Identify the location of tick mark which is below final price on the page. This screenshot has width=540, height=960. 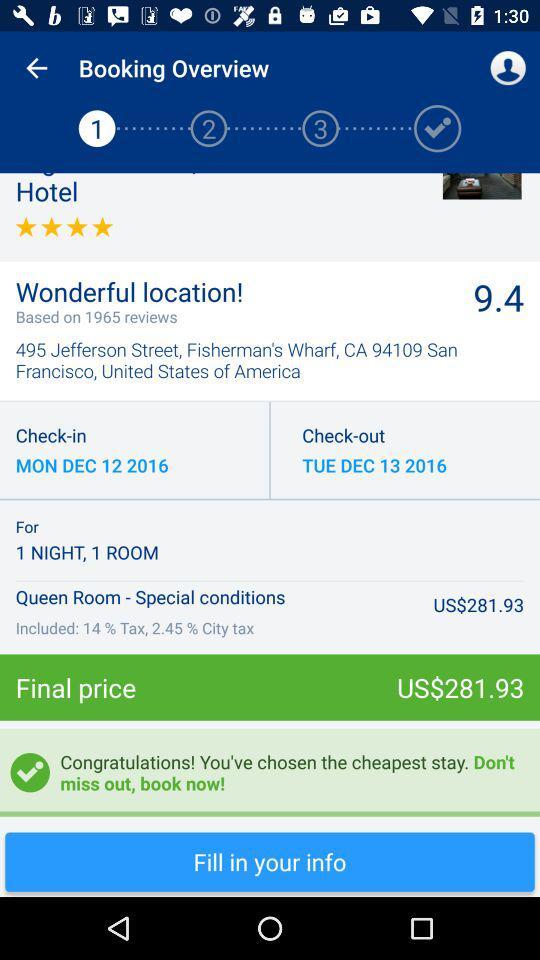
(29, 771).